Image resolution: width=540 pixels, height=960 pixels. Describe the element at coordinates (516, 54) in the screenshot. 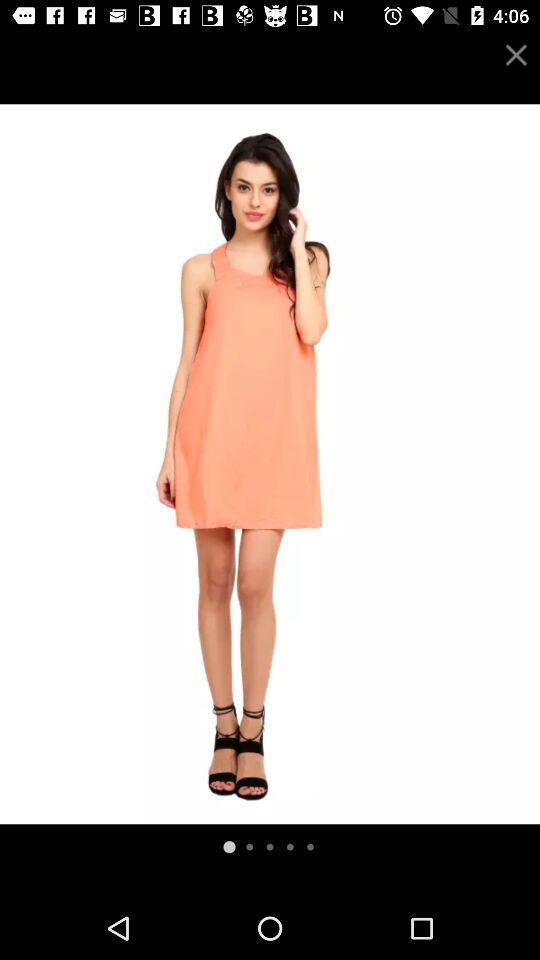

I see `item at the top right corner` at that location.